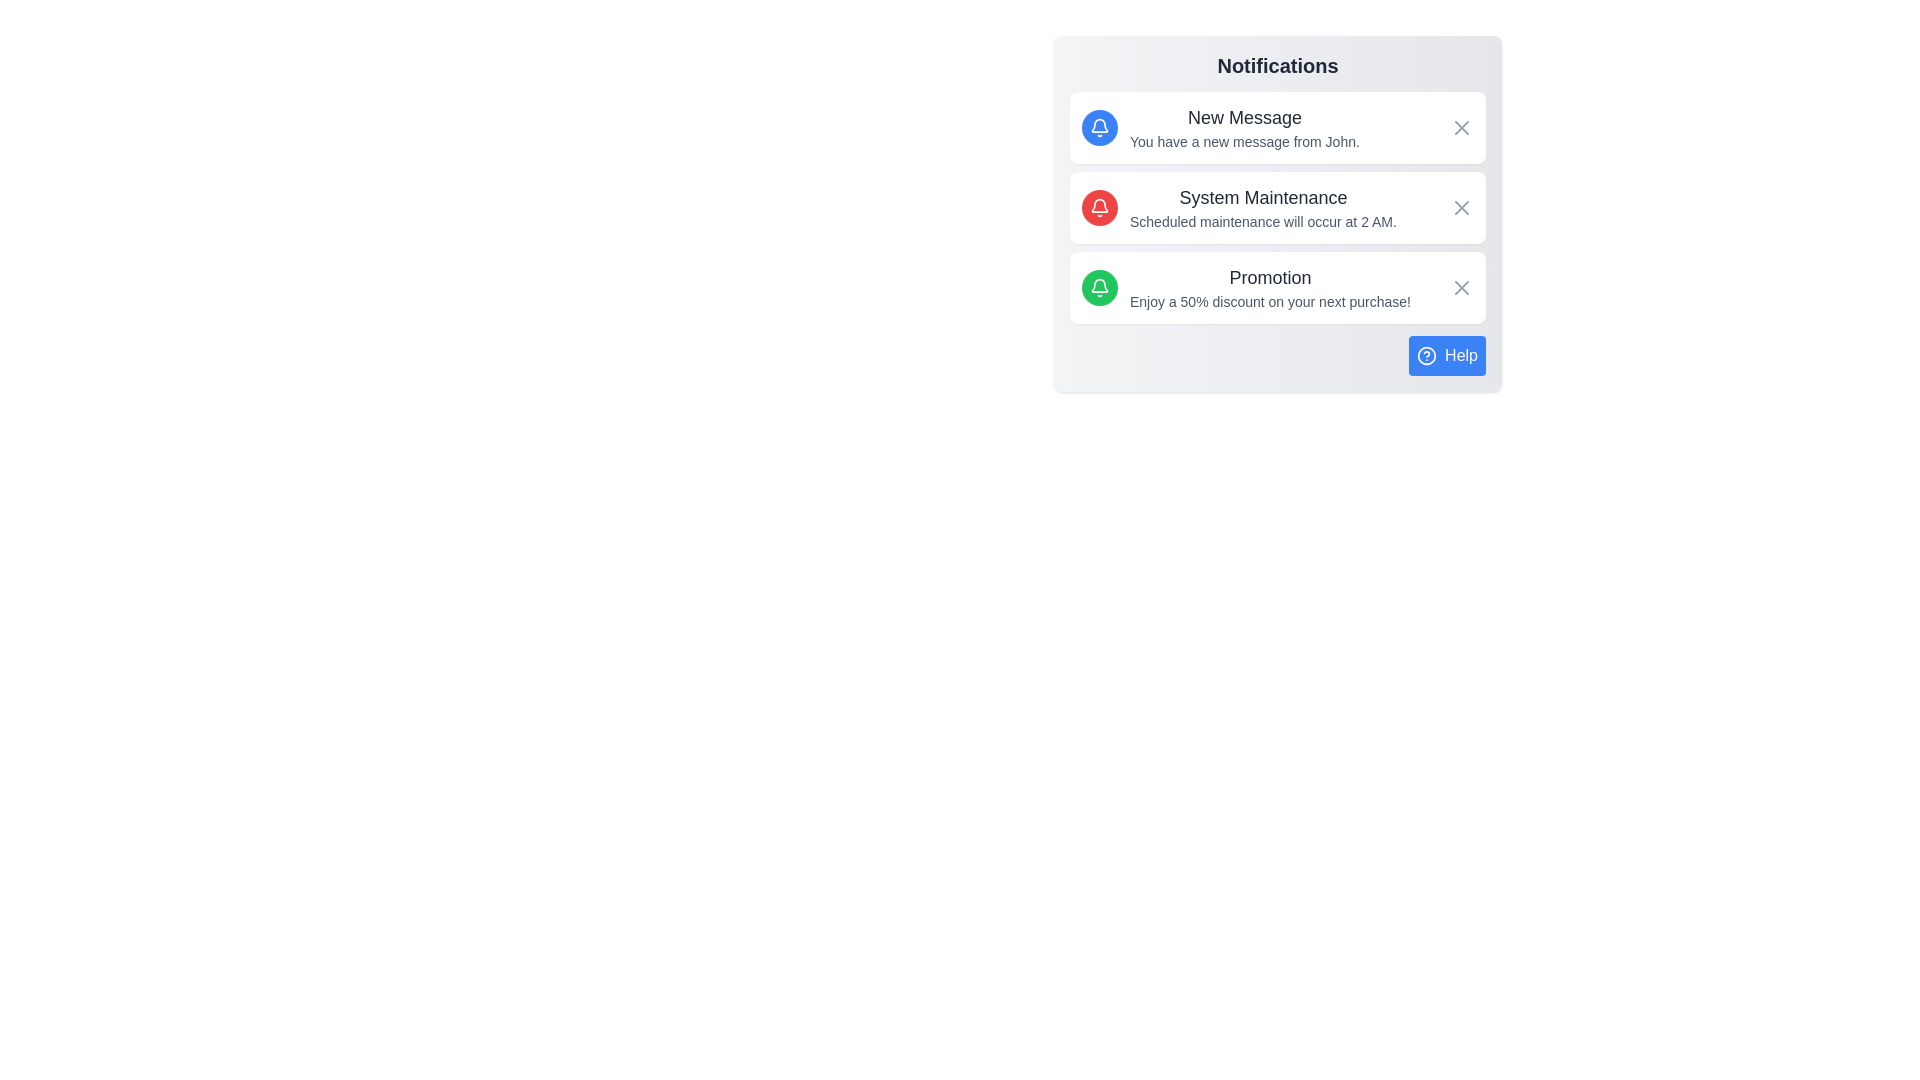  Describe the element at coordinates (1098, 288) in the screenshot. I see `the green circular badge with a white bell icon located at the left side of the 'Promotion' notification card, which is vertically aligned with the text 'Enjoy a 50% discount on your next purchase!'` at that location.